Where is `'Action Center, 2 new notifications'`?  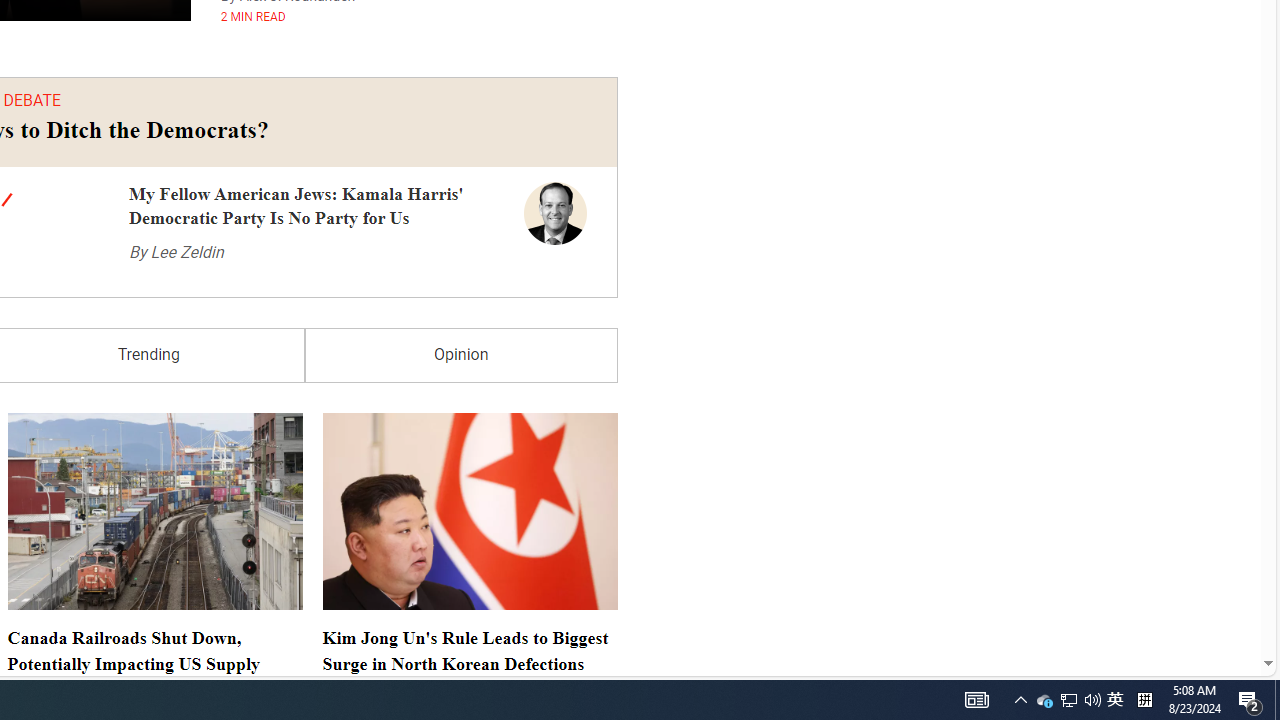 'Action Center, 2 new notifications' is located at coordinates (1250, 698).